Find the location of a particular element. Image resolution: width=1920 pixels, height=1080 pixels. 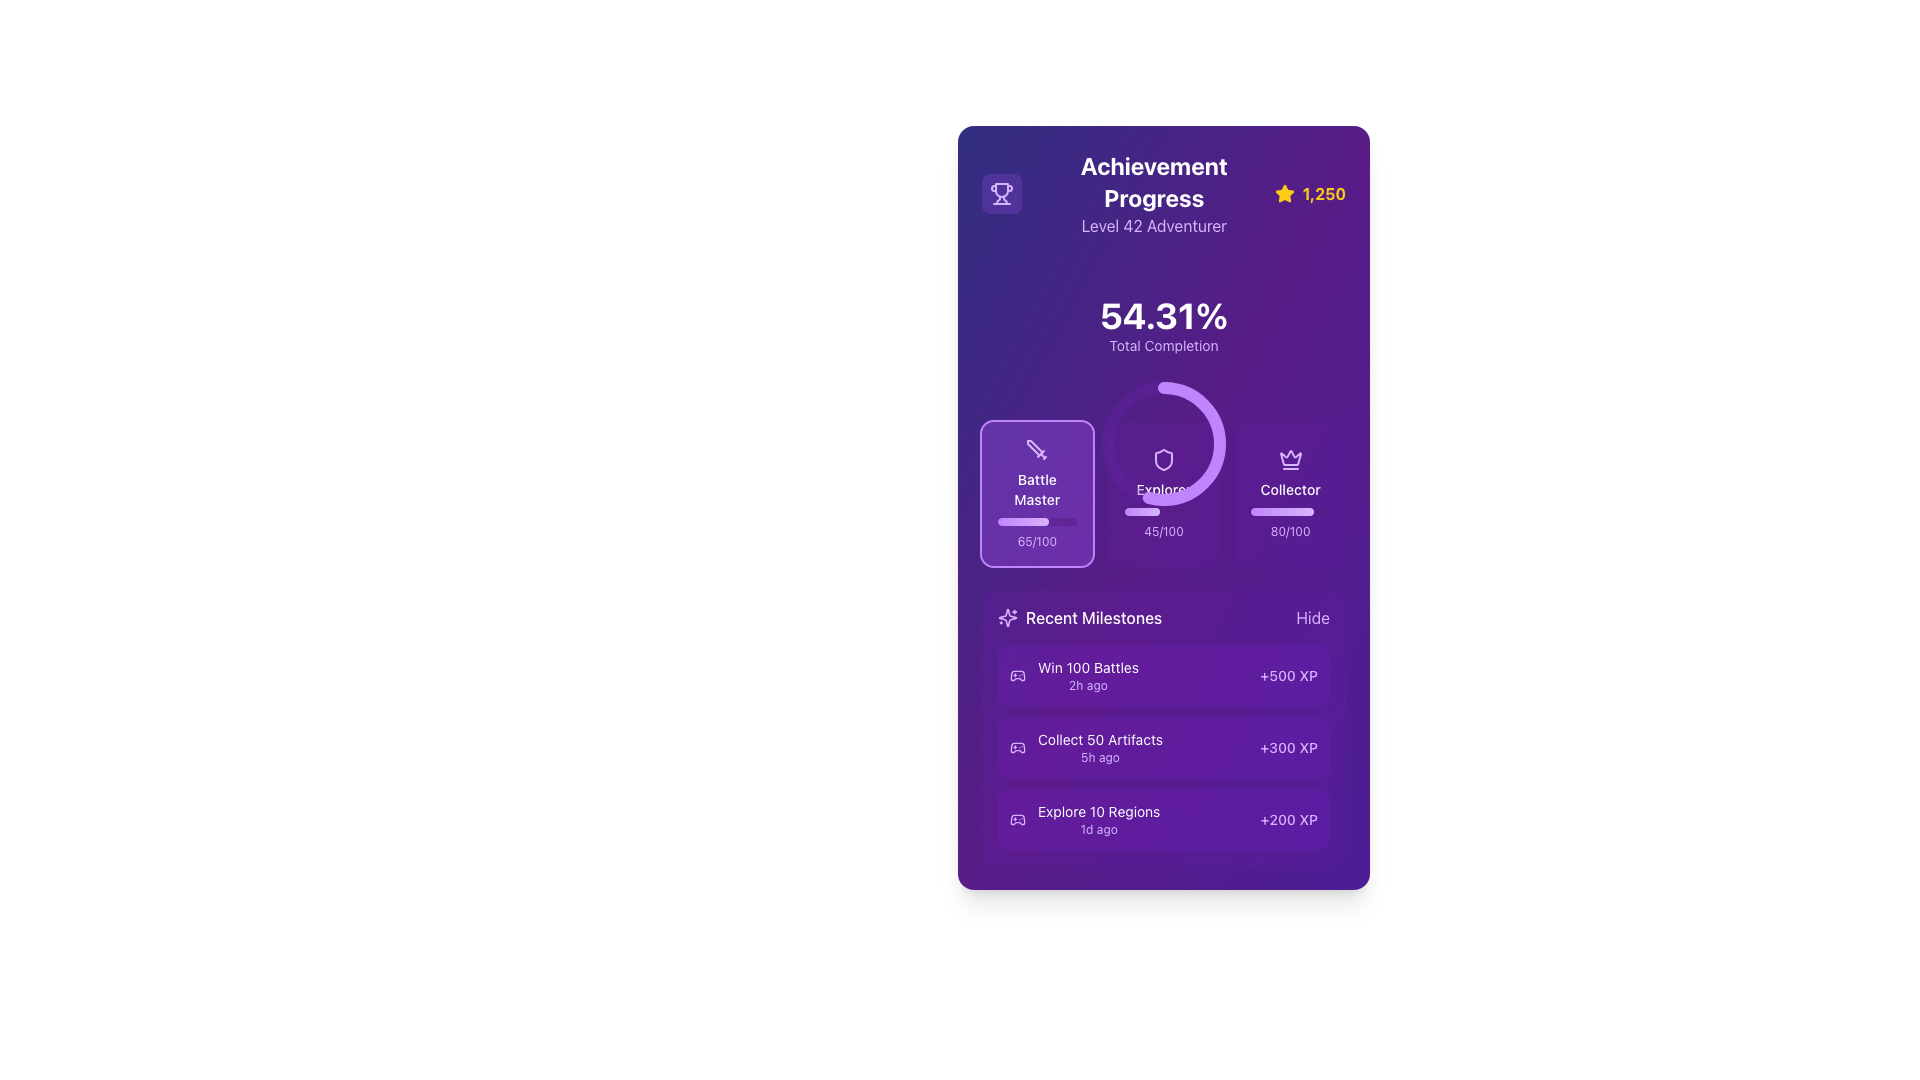

the game controller icon styled with thin strokes and a light purple hue, located in the 'Recent Milestones' section next to 'Explore 10 Regions' is located at coordinates (1017, 820).